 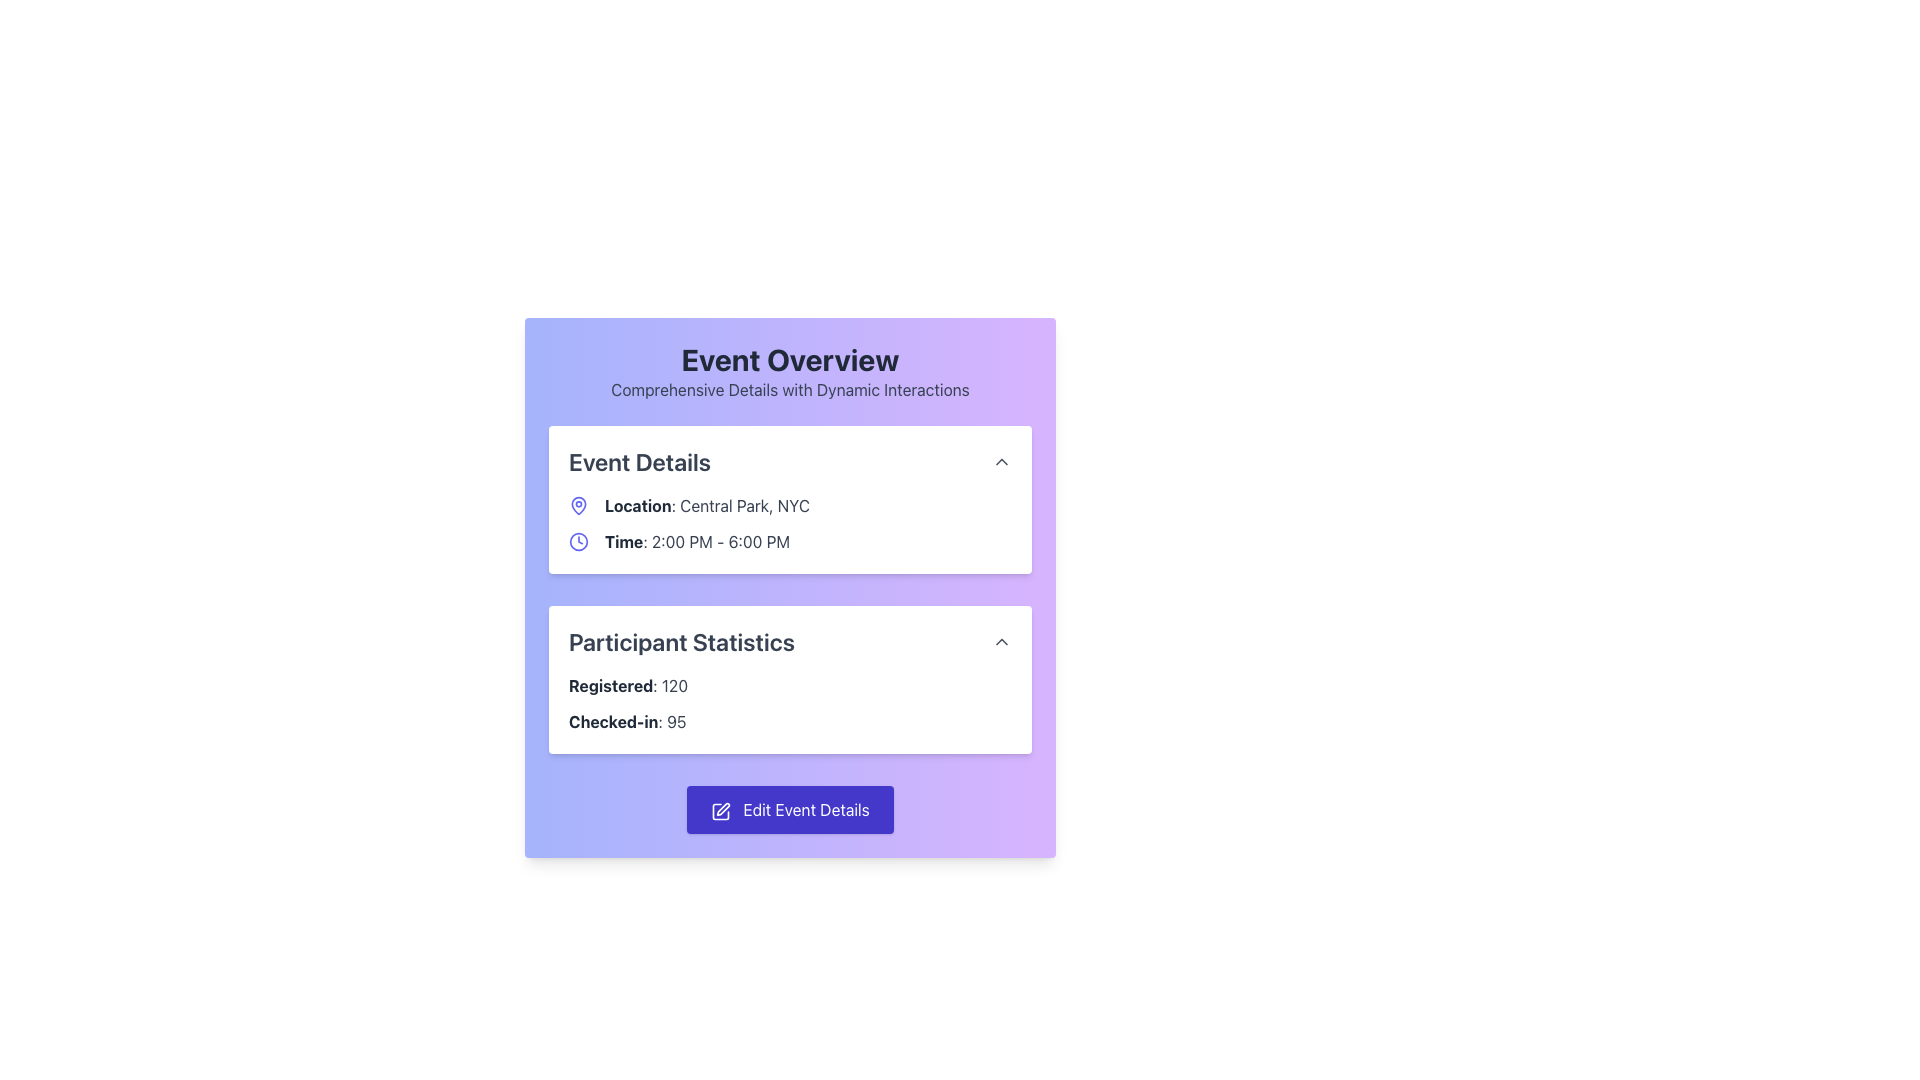 What do you see at coordinates (610, 685) in the screenshot?
I see `the bold text label that says 'Registered' in dark gray, located in the participant statistics section adjacent to the number '120'` at bounding box center [610, 685].